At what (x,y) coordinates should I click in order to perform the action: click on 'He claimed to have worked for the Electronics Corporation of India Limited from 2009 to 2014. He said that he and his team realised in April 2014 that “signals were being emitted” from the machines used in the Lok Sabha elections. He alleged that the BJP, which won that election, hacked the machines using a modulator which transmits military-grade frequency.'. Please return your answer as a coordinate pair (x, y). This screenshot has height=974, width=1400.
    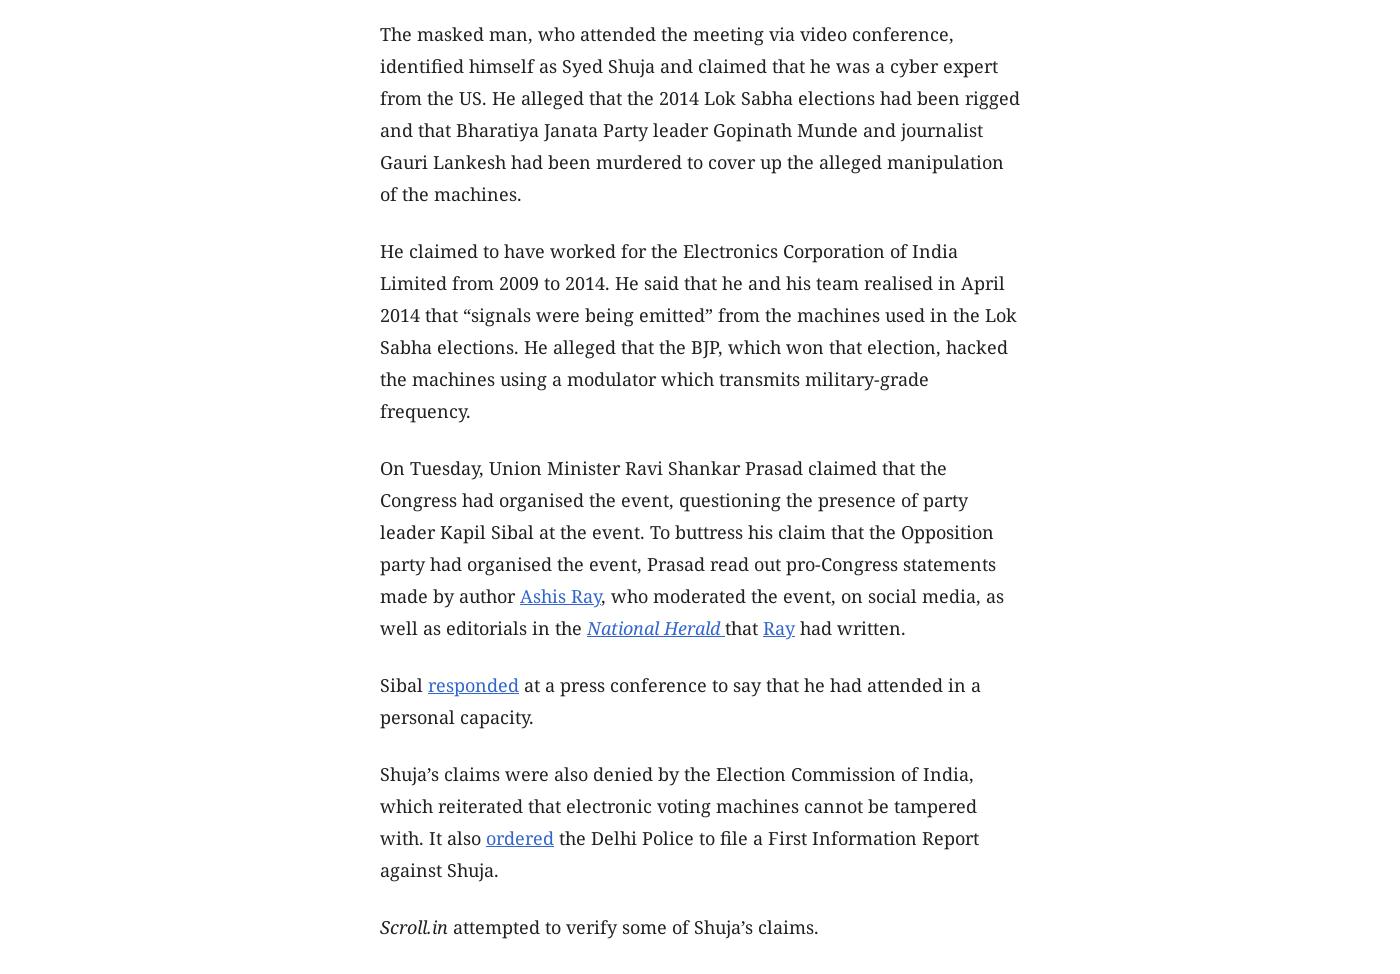
    Looking at the image, I should click on (698, 330).